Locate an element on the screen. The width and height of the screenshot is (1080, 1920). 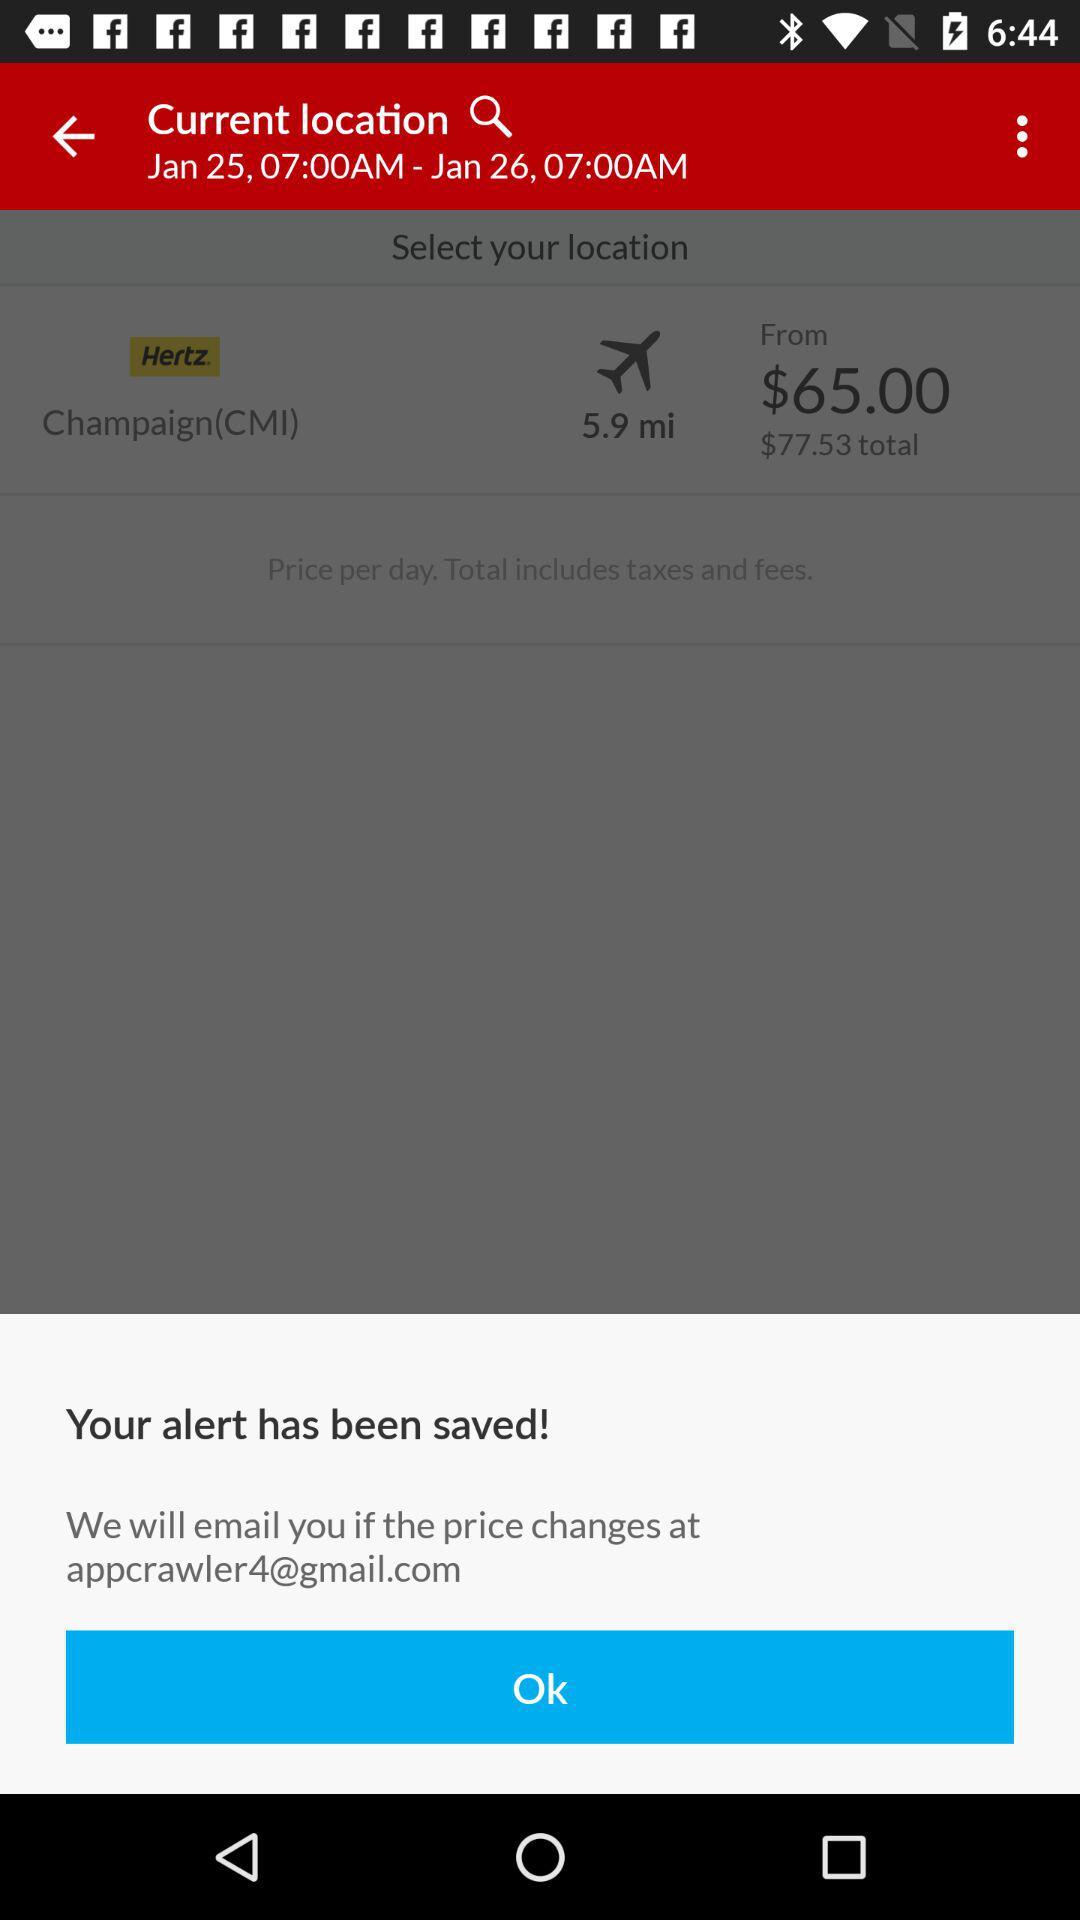
the price per day icon is located at coordinates (540, 568).